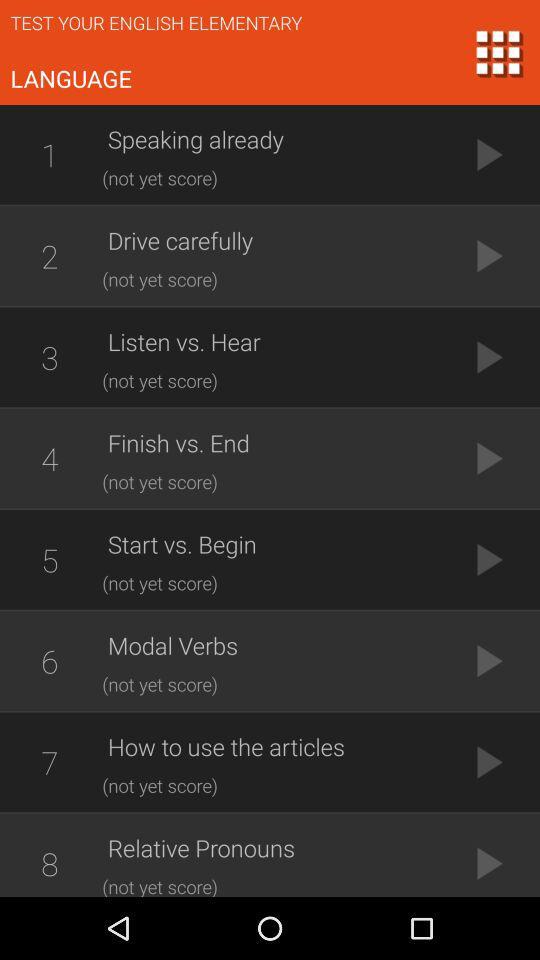 The width and height of the screenshot is (540, 960). I want to click on icon next to  drive carefully, so click(49, 255).